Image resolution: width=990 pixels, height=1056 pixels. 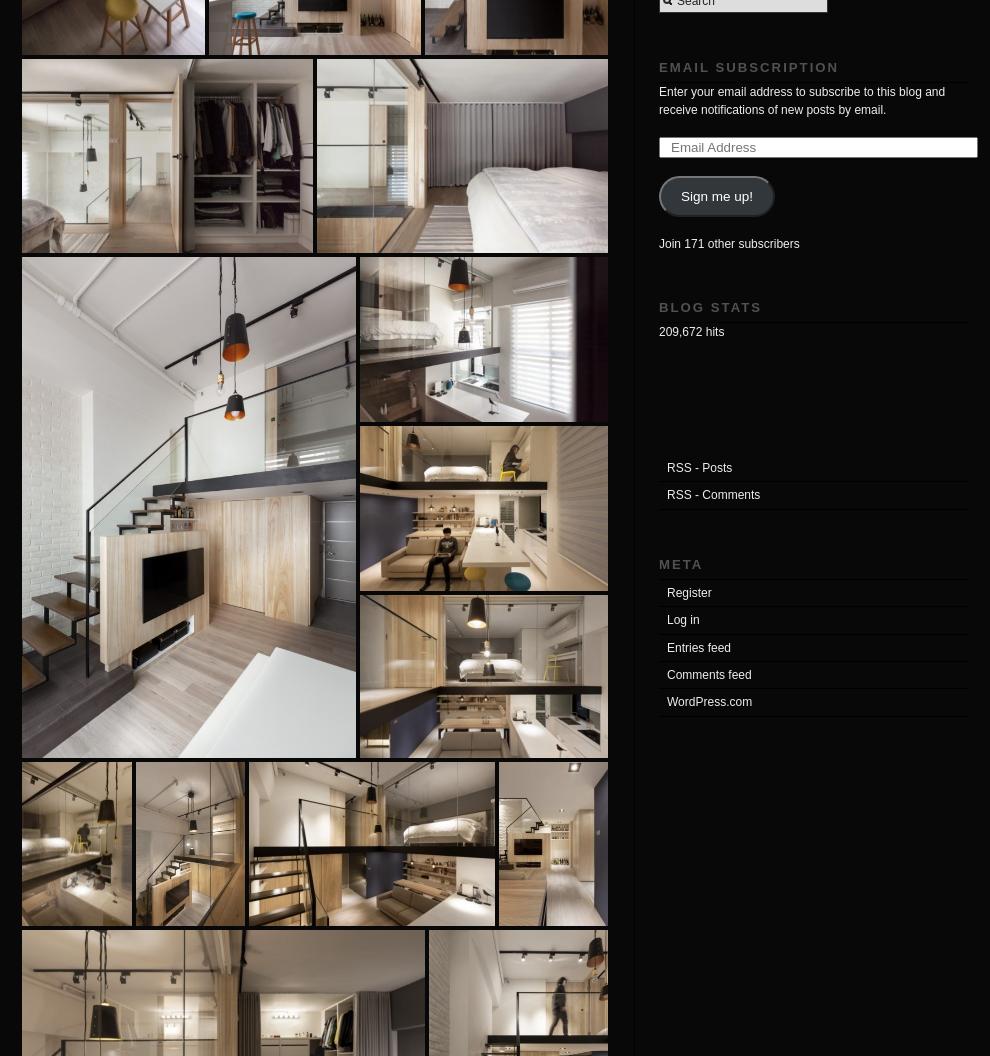 I want to click on 'Blog Stats', so click(x=709, y=306).